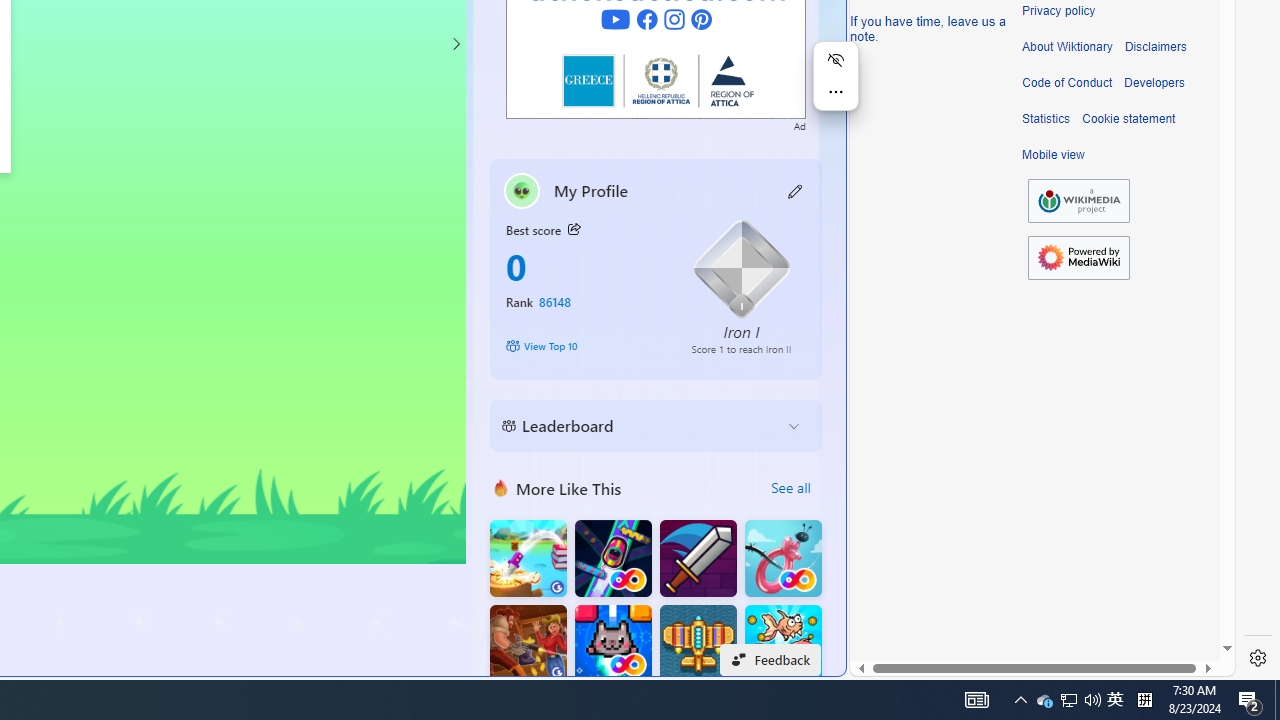 Image resolution: width=1280 pixels, height=720 pixels. Describe the element at coordinates (1078, 200) in the screenshot. I see `'Wikimedia Foundation'` at that location.